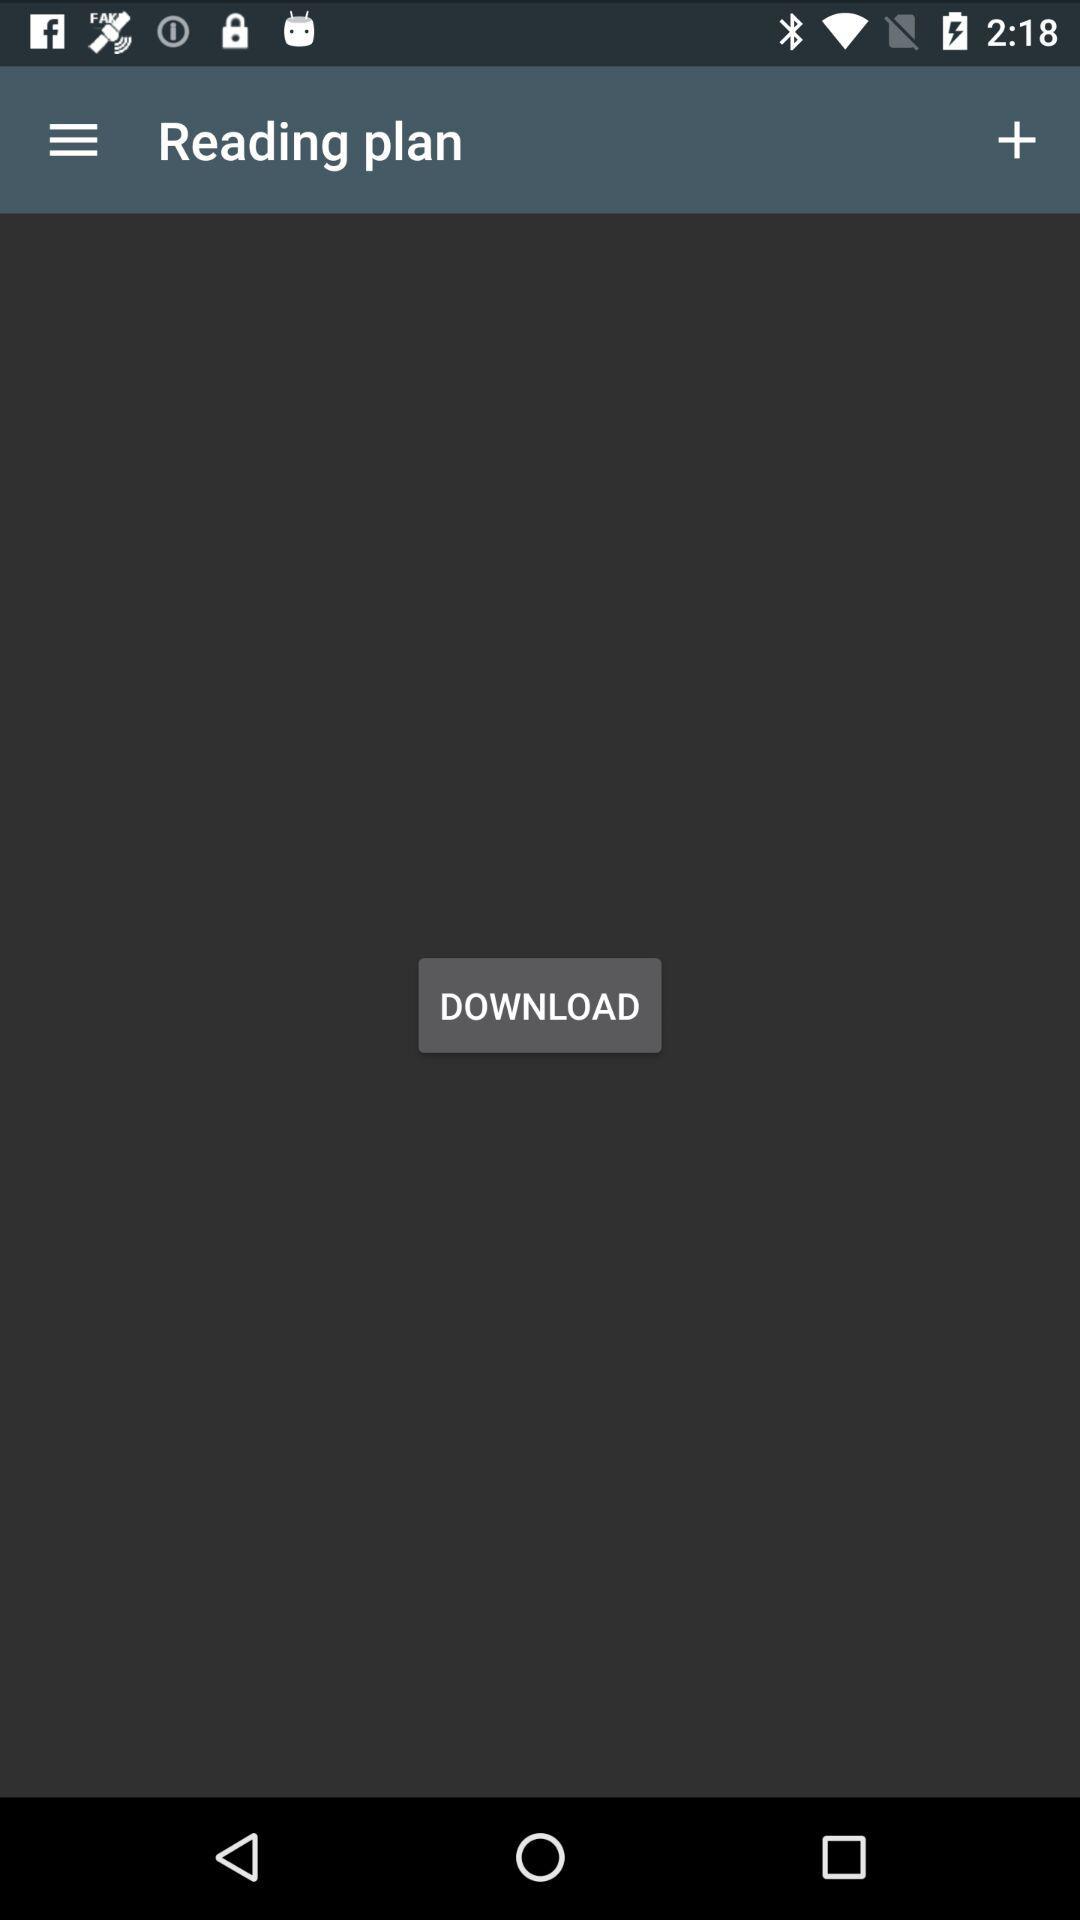 The image size is (1080, 1920). I want to click on item next to reading plan icon, so click(72, 135).